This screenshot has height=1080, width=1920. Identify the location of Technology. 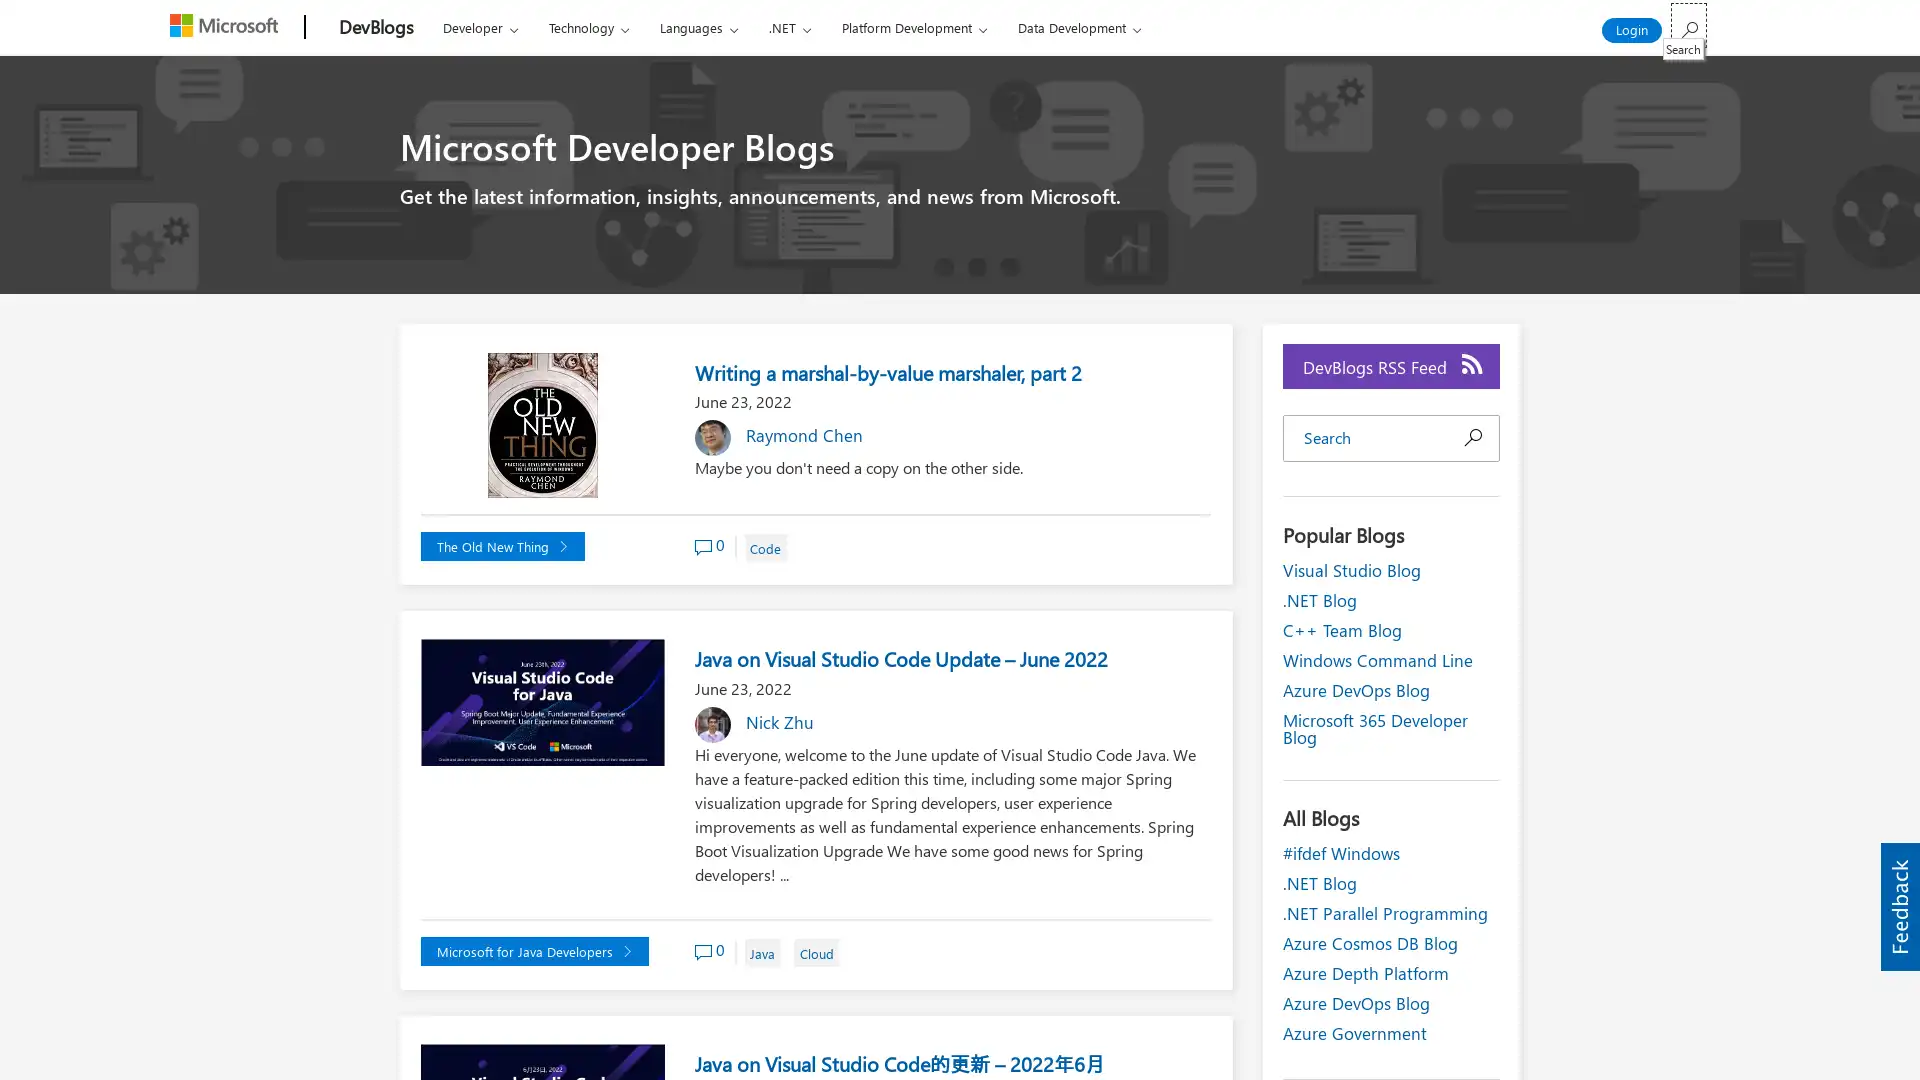
(587, 27).